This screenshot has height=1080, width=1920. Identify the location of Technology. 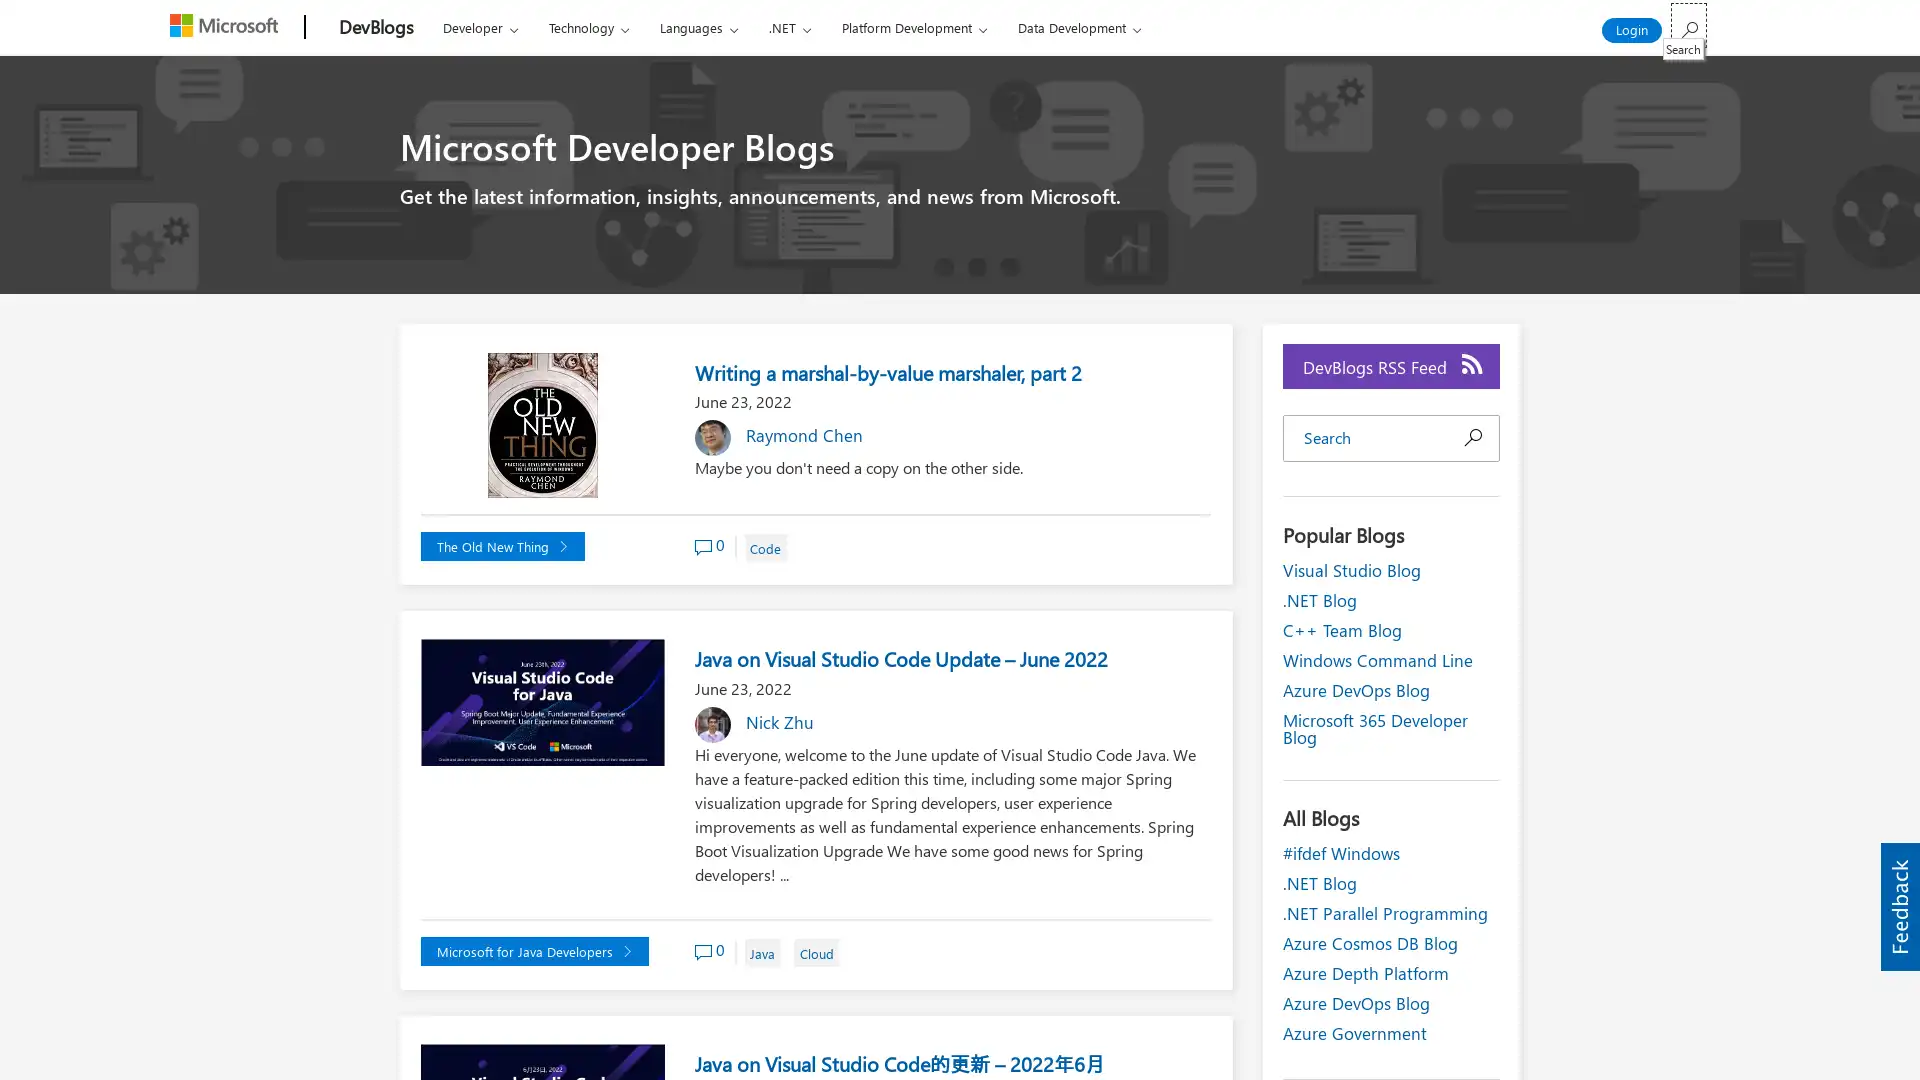
(587, 27).